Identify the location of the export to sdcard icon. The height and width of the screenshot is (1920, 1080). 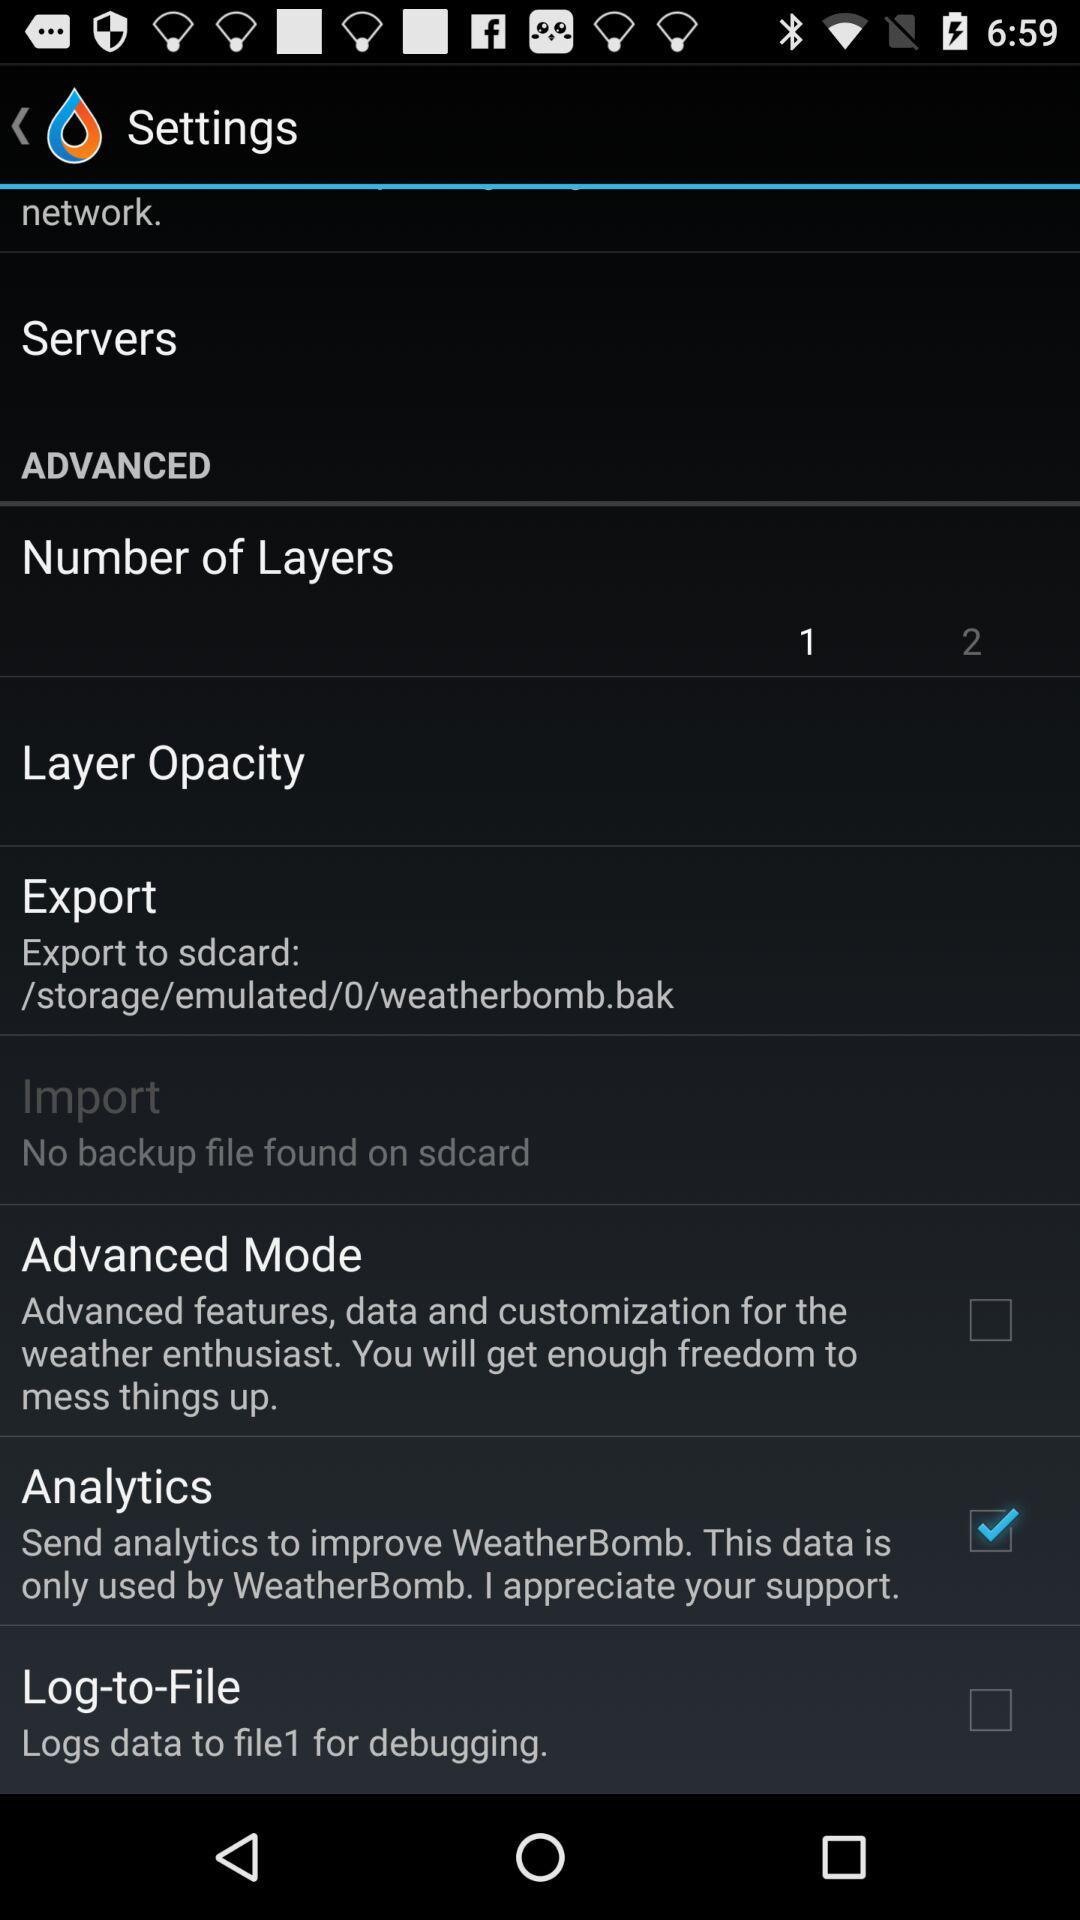
(346, 972).